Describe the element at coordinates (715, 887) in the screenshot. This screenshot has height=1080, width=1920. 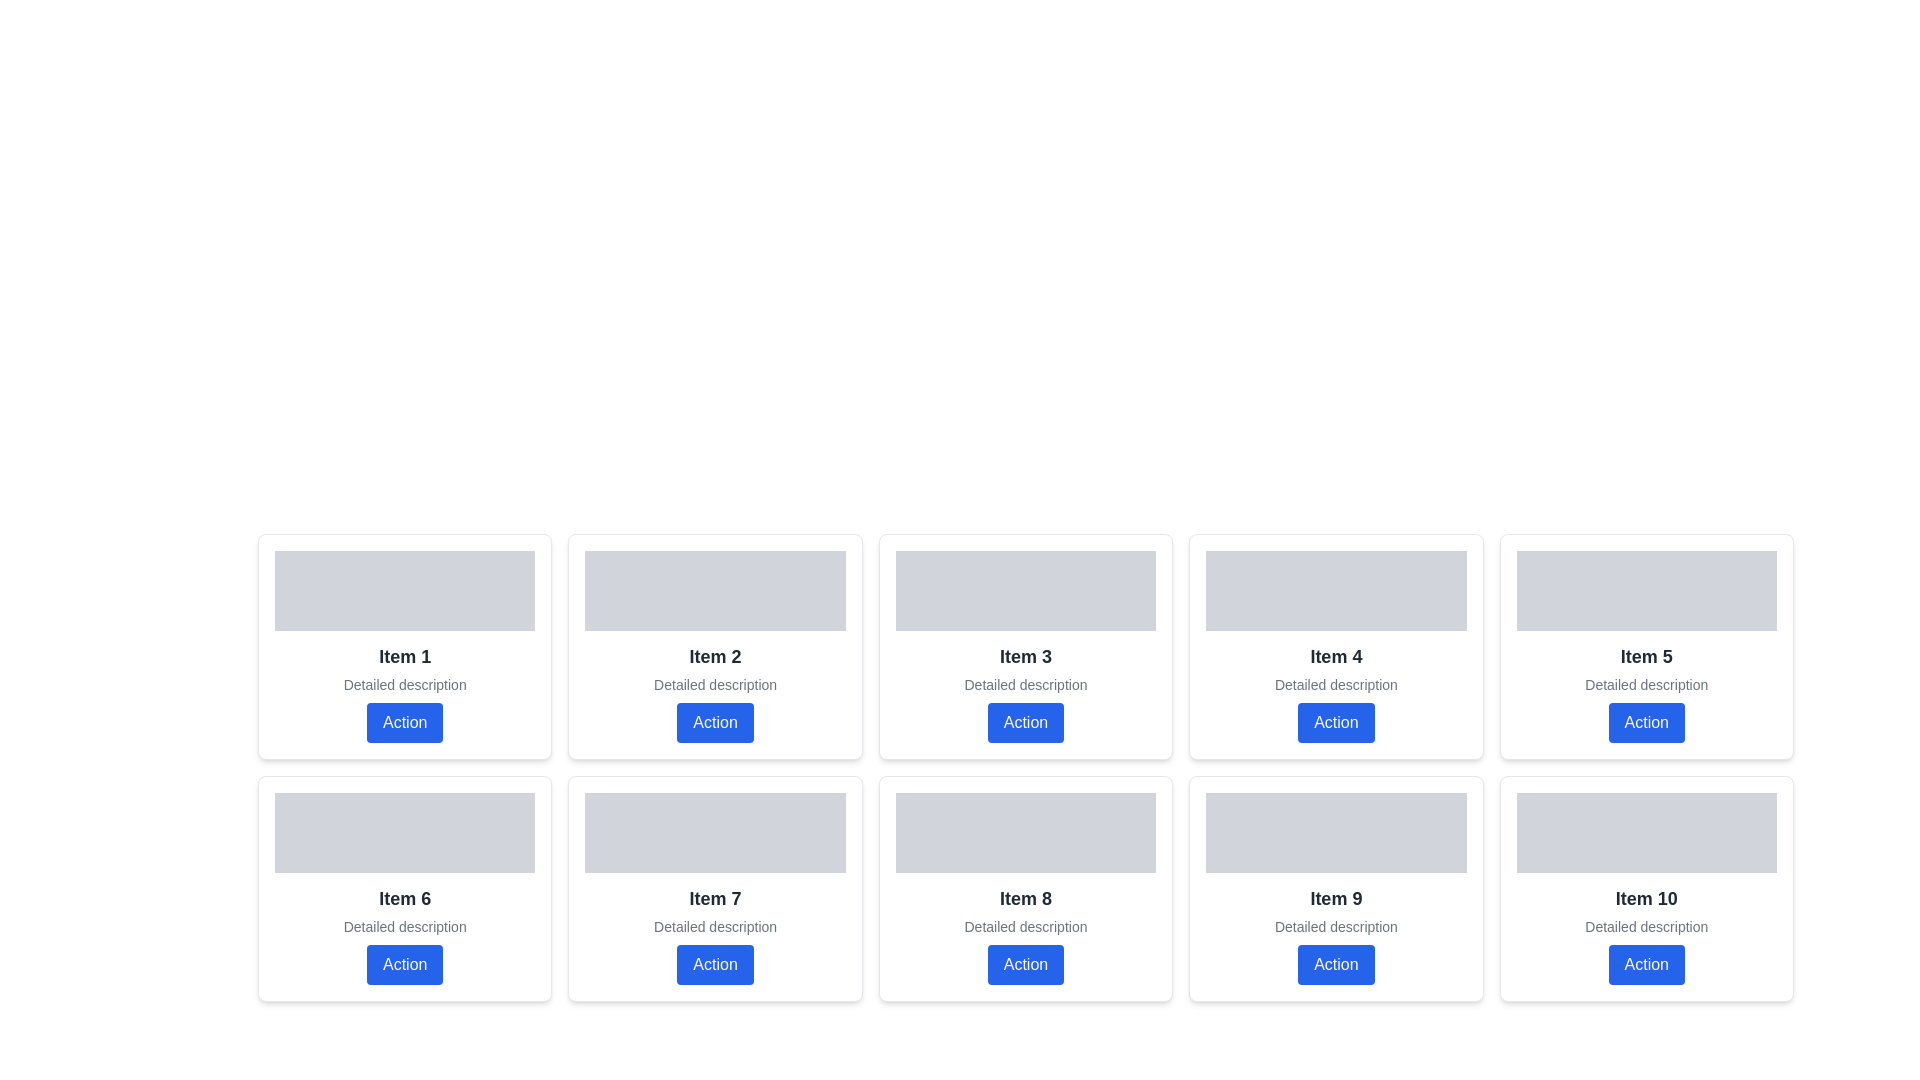
I see `detailed description of the 'Item 7' card, which is a rectangular card-like component featuring a gray placeholder, bold text 'Item 7', a detailed description, and a blue button labeled 'Action' at the bottom` at that location.